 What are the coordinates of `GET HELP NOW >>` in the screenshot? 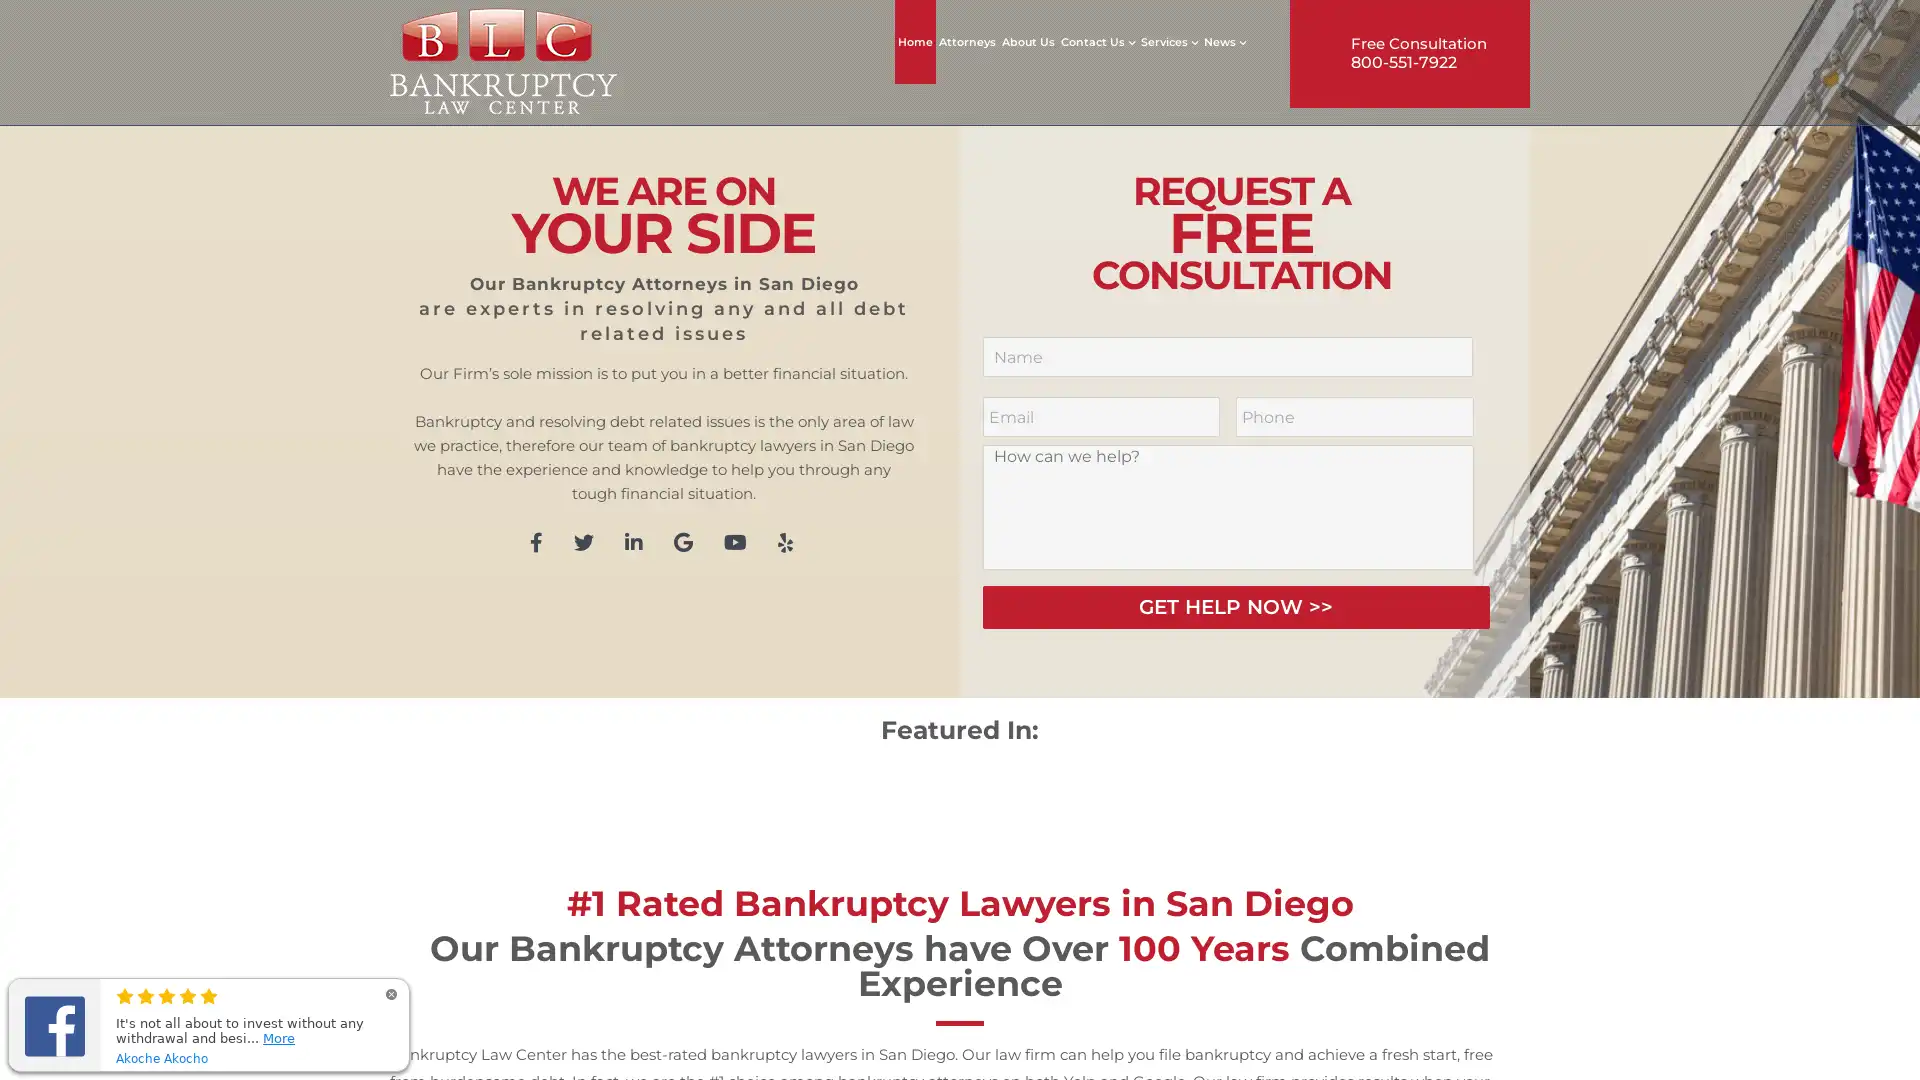 It's located at (1235, 606).